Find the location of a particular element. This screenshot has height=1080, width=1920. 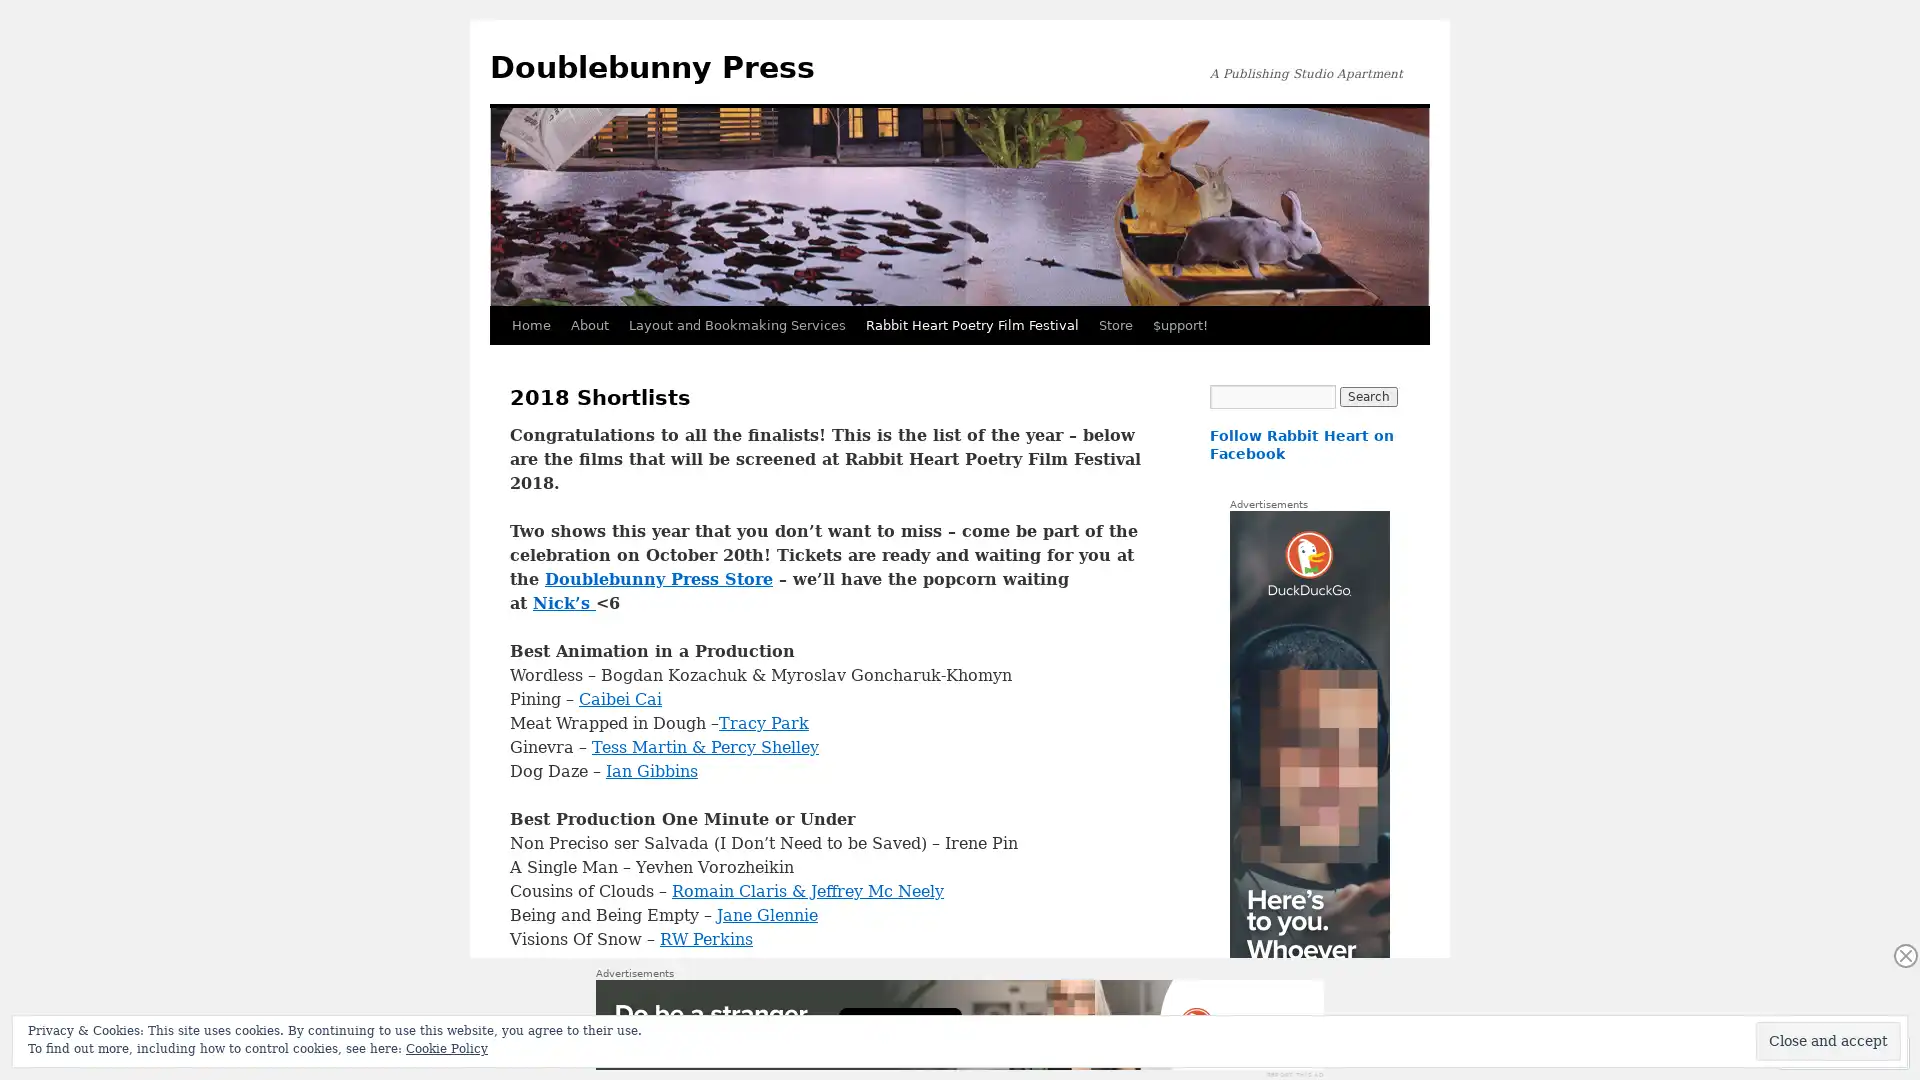

Search is located at coordinates (1367, 397).